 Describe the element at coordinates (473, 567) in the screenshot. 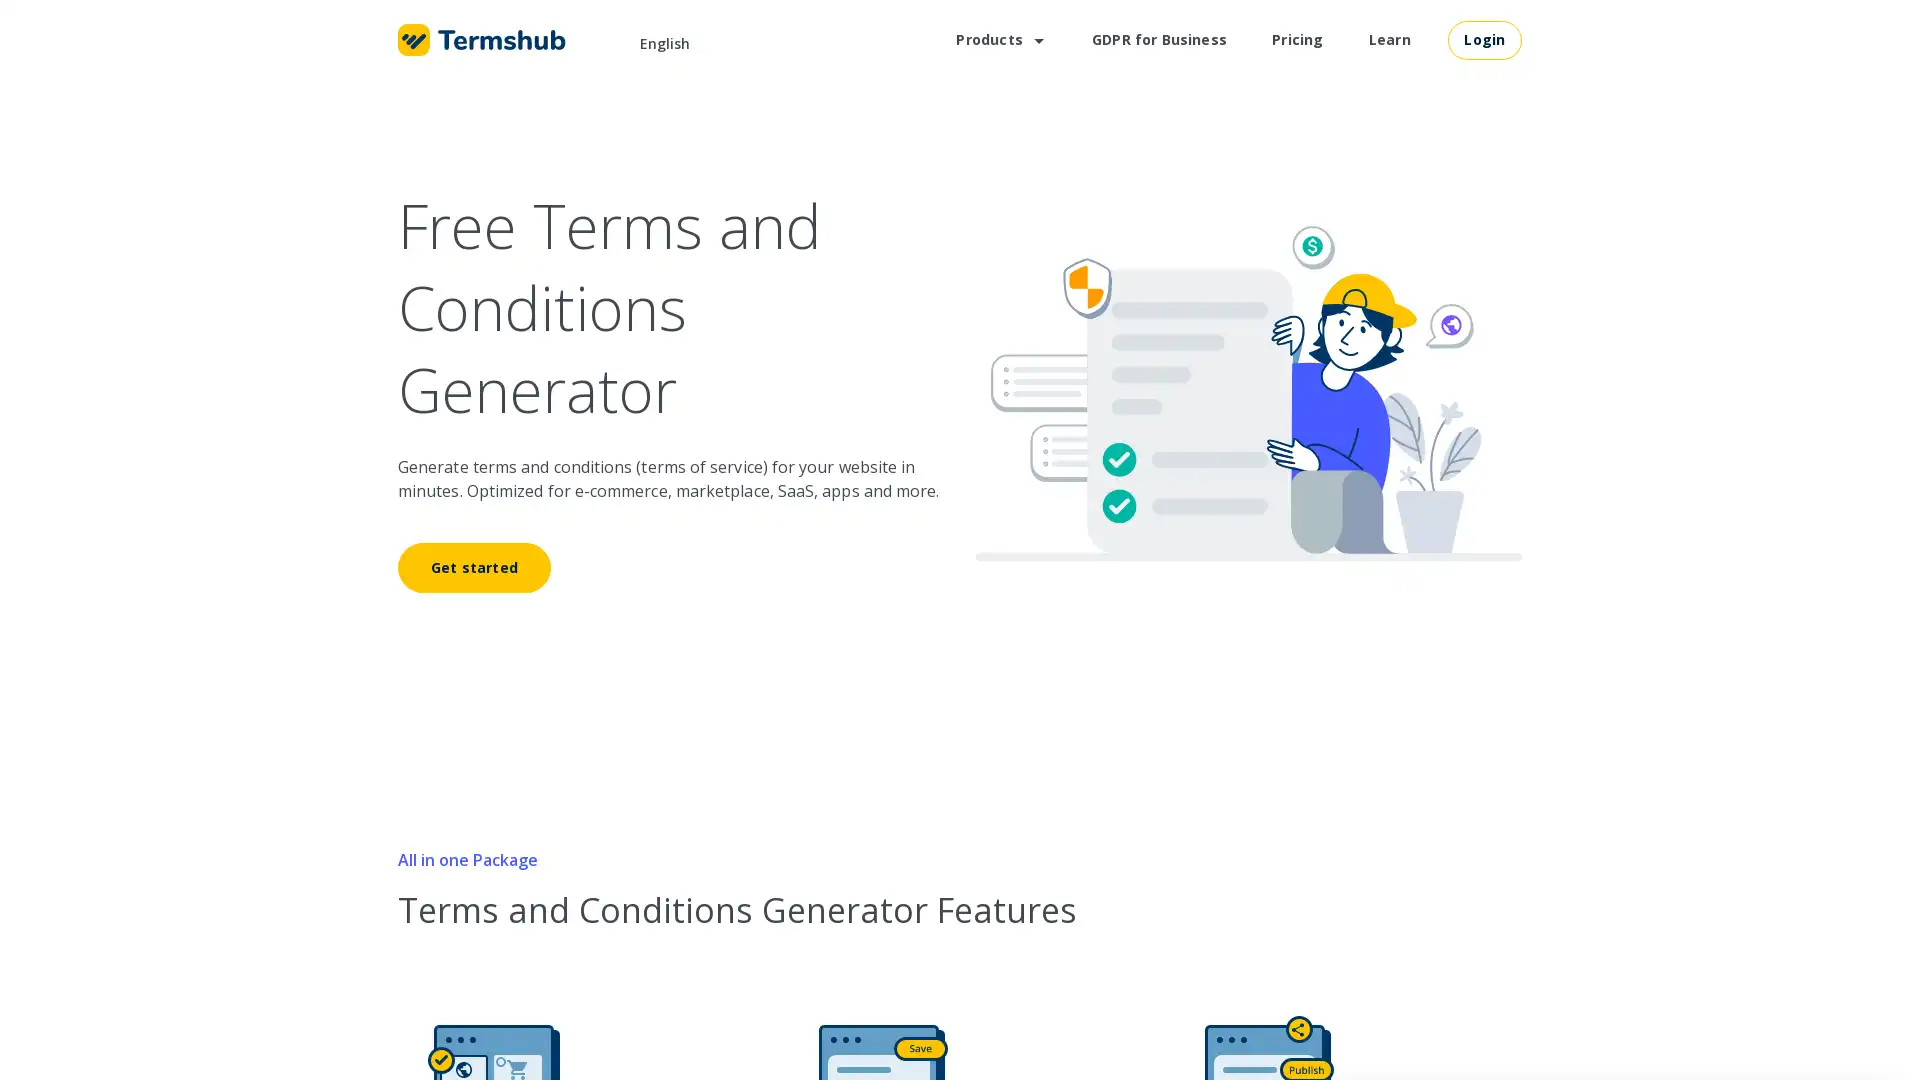

I see `Get started` at that location.